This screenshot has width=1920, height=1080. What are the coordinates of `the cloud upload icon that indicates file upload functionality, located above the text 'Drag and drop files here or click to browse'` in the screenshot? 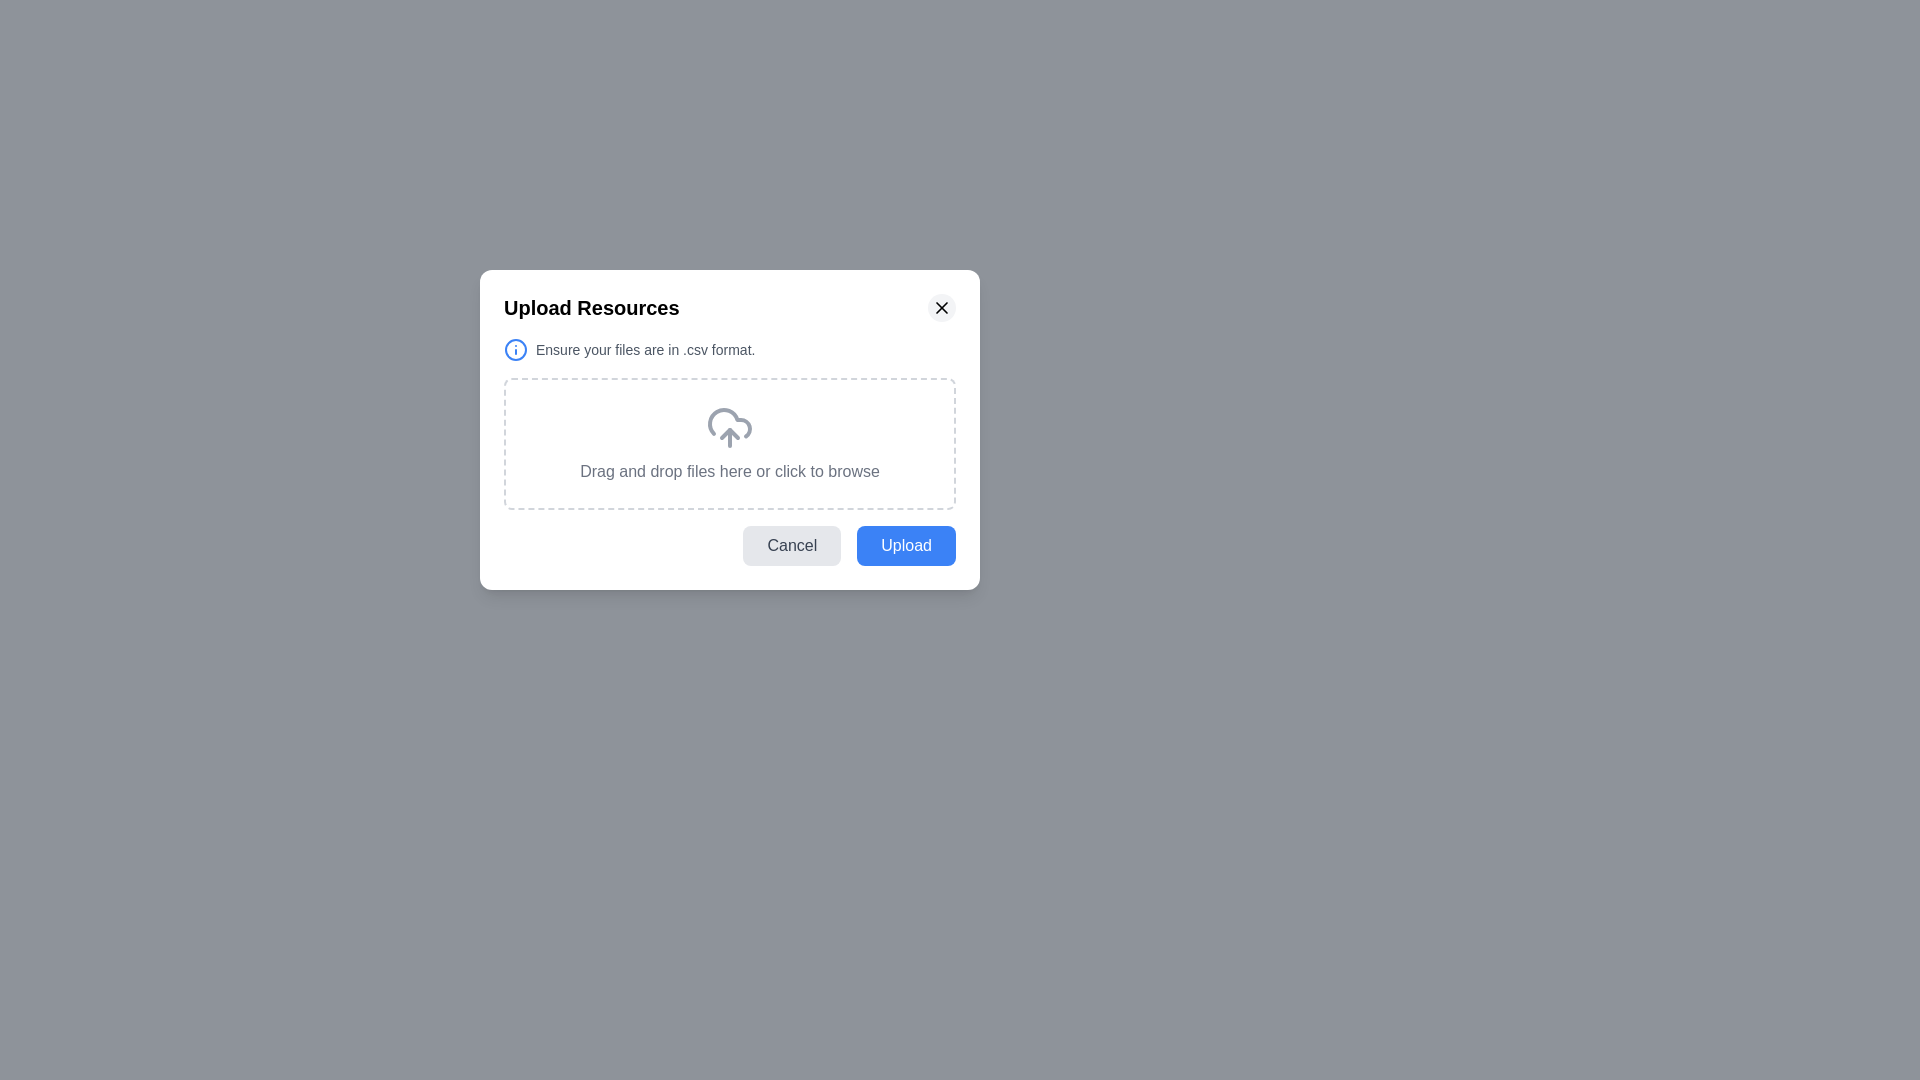 It's located at (728, 427).